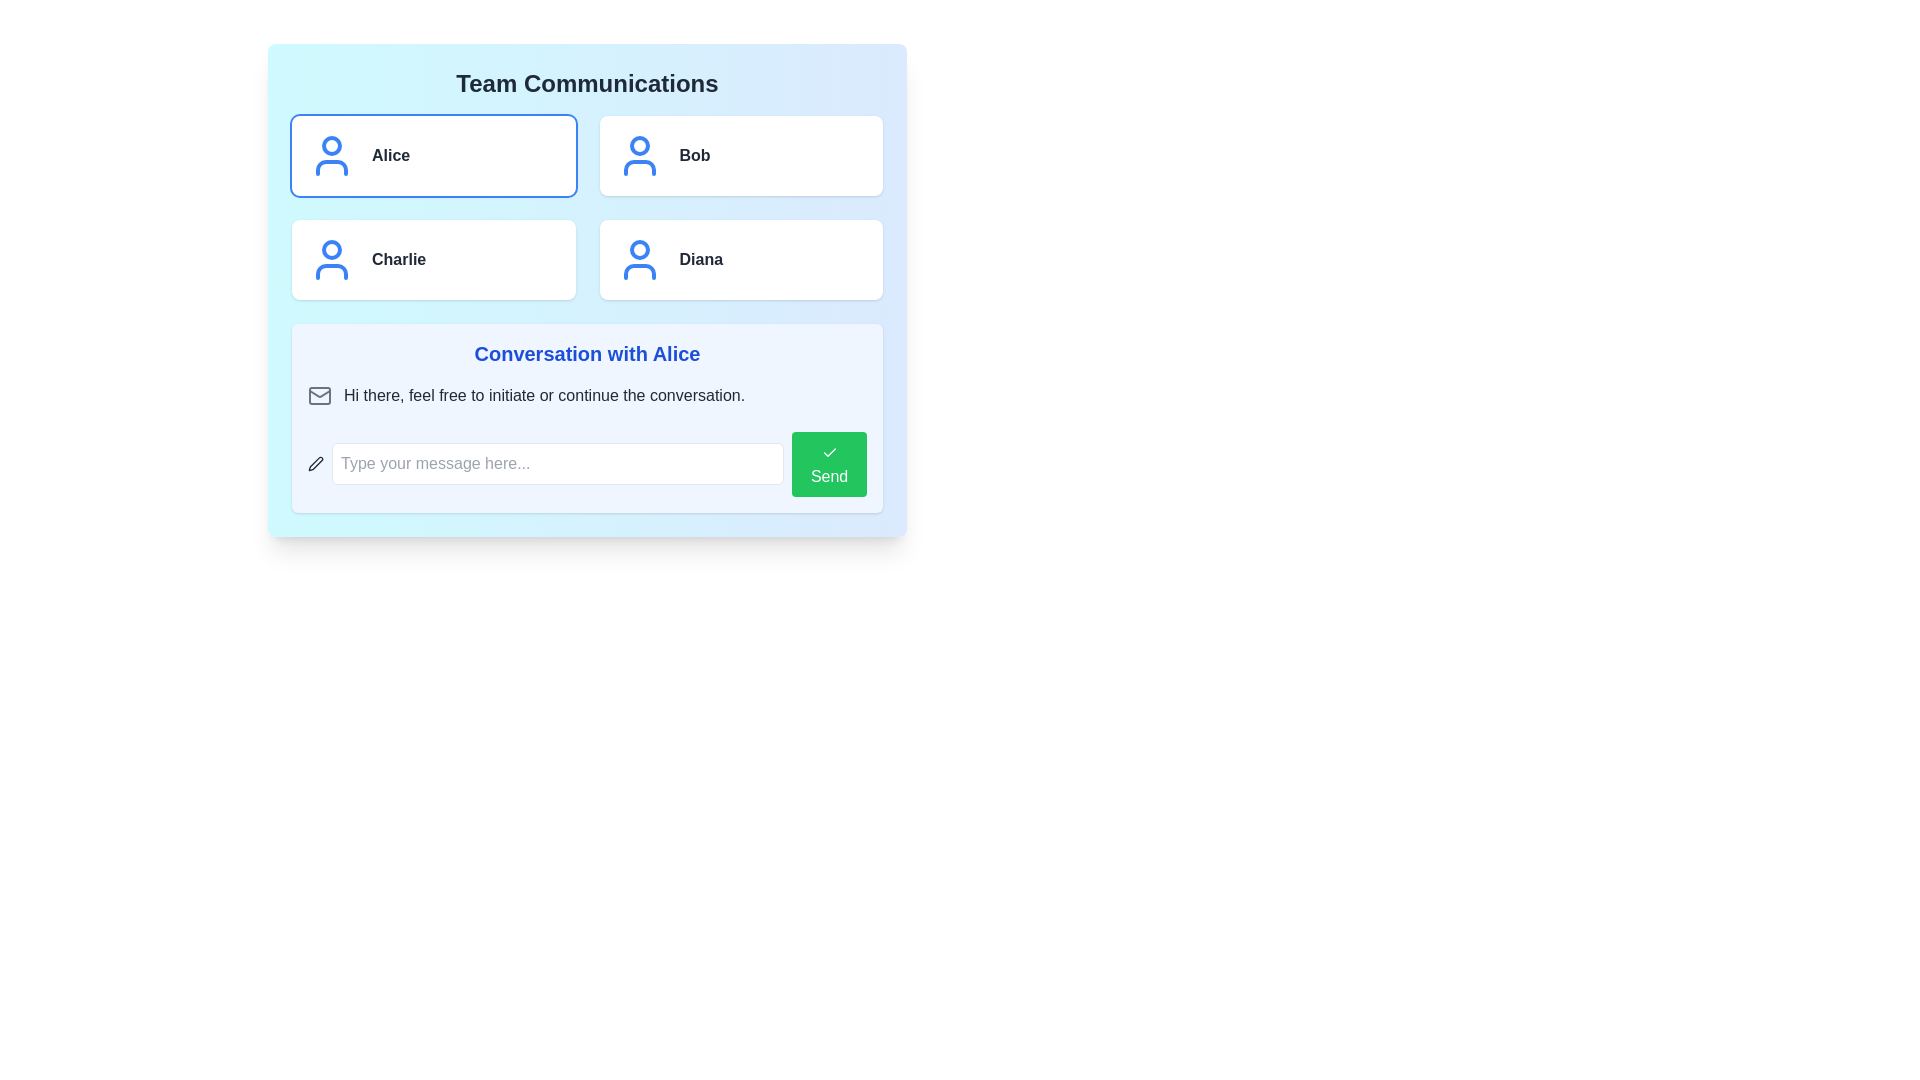 The image size is (1920, 1080). What do you see at coordinates (399, 258) in the screenshot?
I see `the text label displaying 'Charlie' located in the bottom left of the third card in the grid` at bounding box center [399, 258].